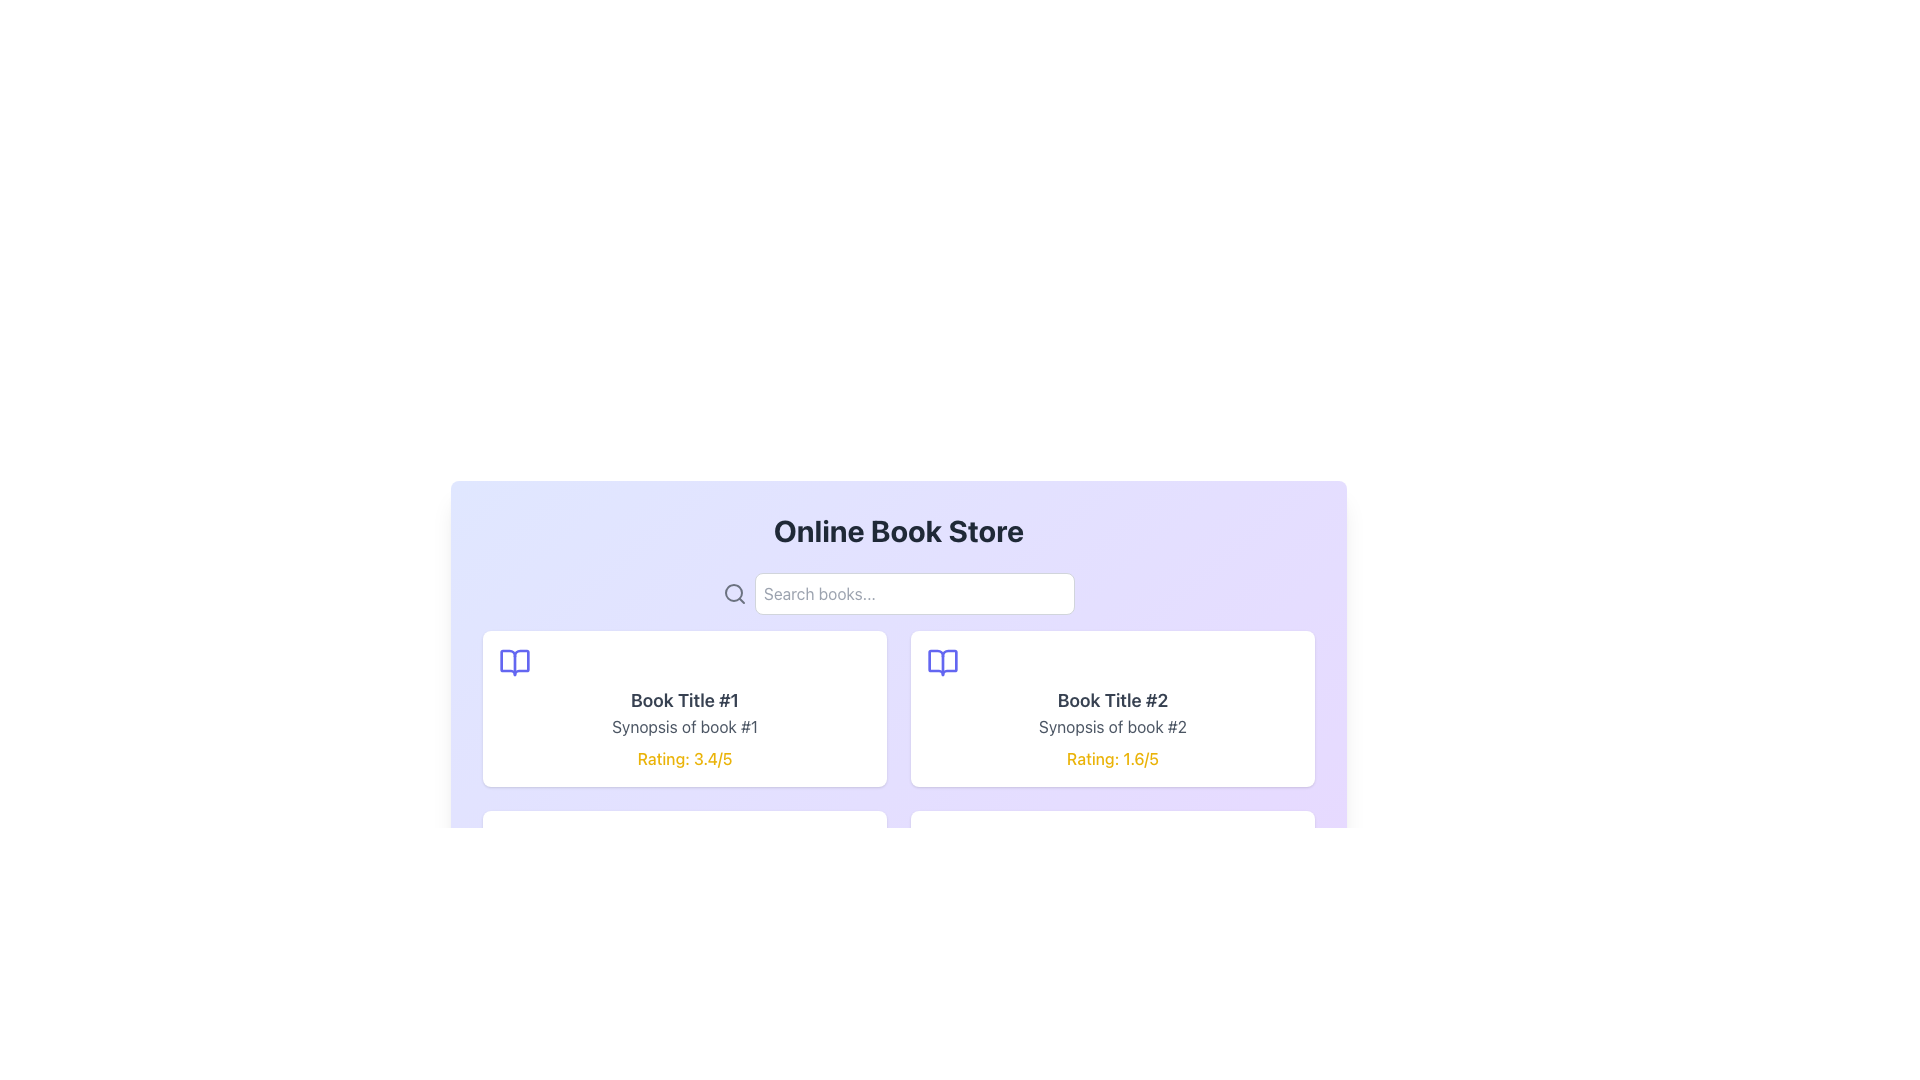  Describe the element at coordinates (897, 530) in the screenshot. I see `text of the Header or Title element positioned at the top center of the section, which indicates the content and purpose of the interface` at that location.